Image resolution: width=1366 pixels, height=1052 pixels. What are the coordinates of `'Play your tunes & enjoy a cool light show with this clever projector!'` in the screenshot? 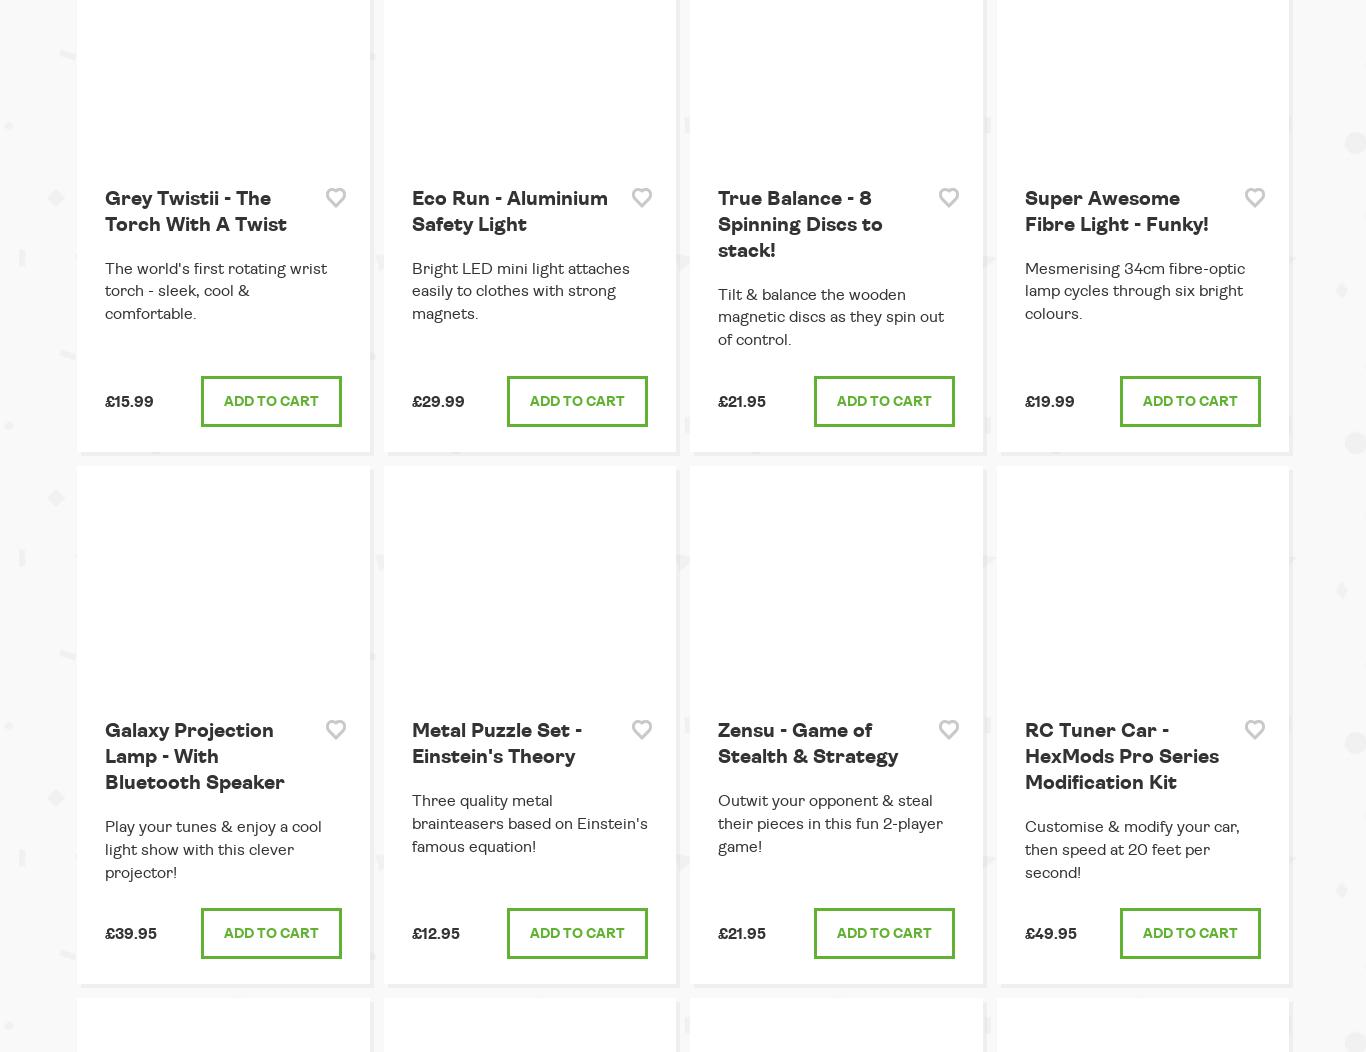 It's located at (105, 847).